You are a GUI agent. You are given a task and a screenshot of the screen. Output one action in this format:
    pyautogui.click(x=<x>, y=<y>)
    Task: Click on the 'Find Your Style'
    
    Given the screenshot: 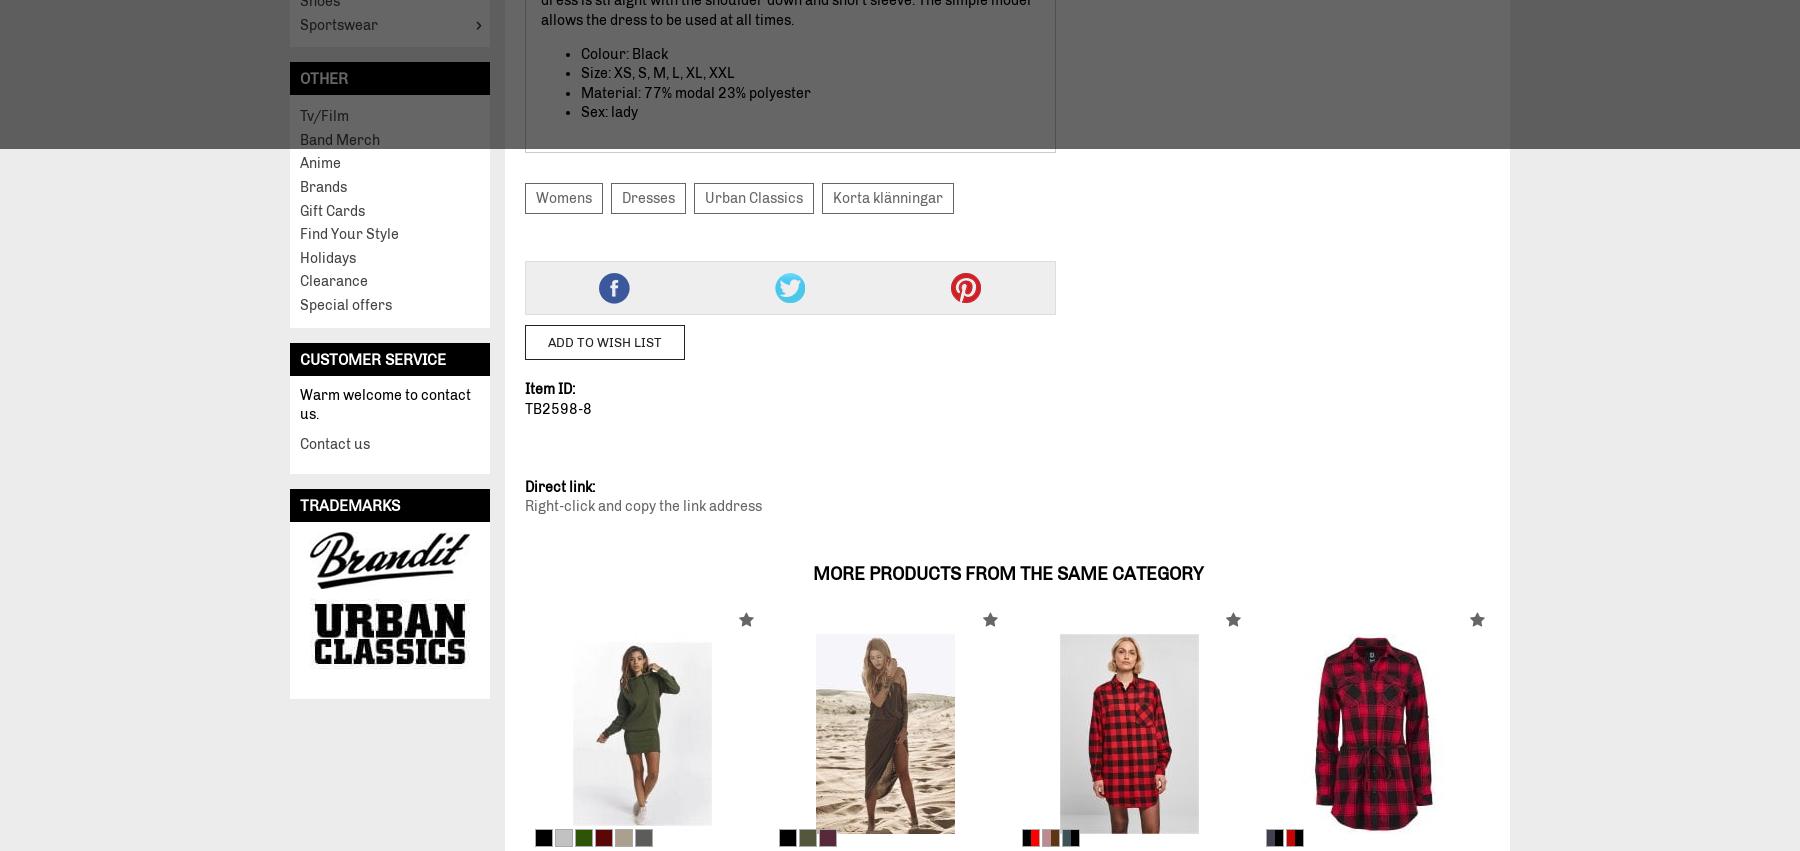 What is the action you would take?
    pyautogui.click(x=349, y=233)
    